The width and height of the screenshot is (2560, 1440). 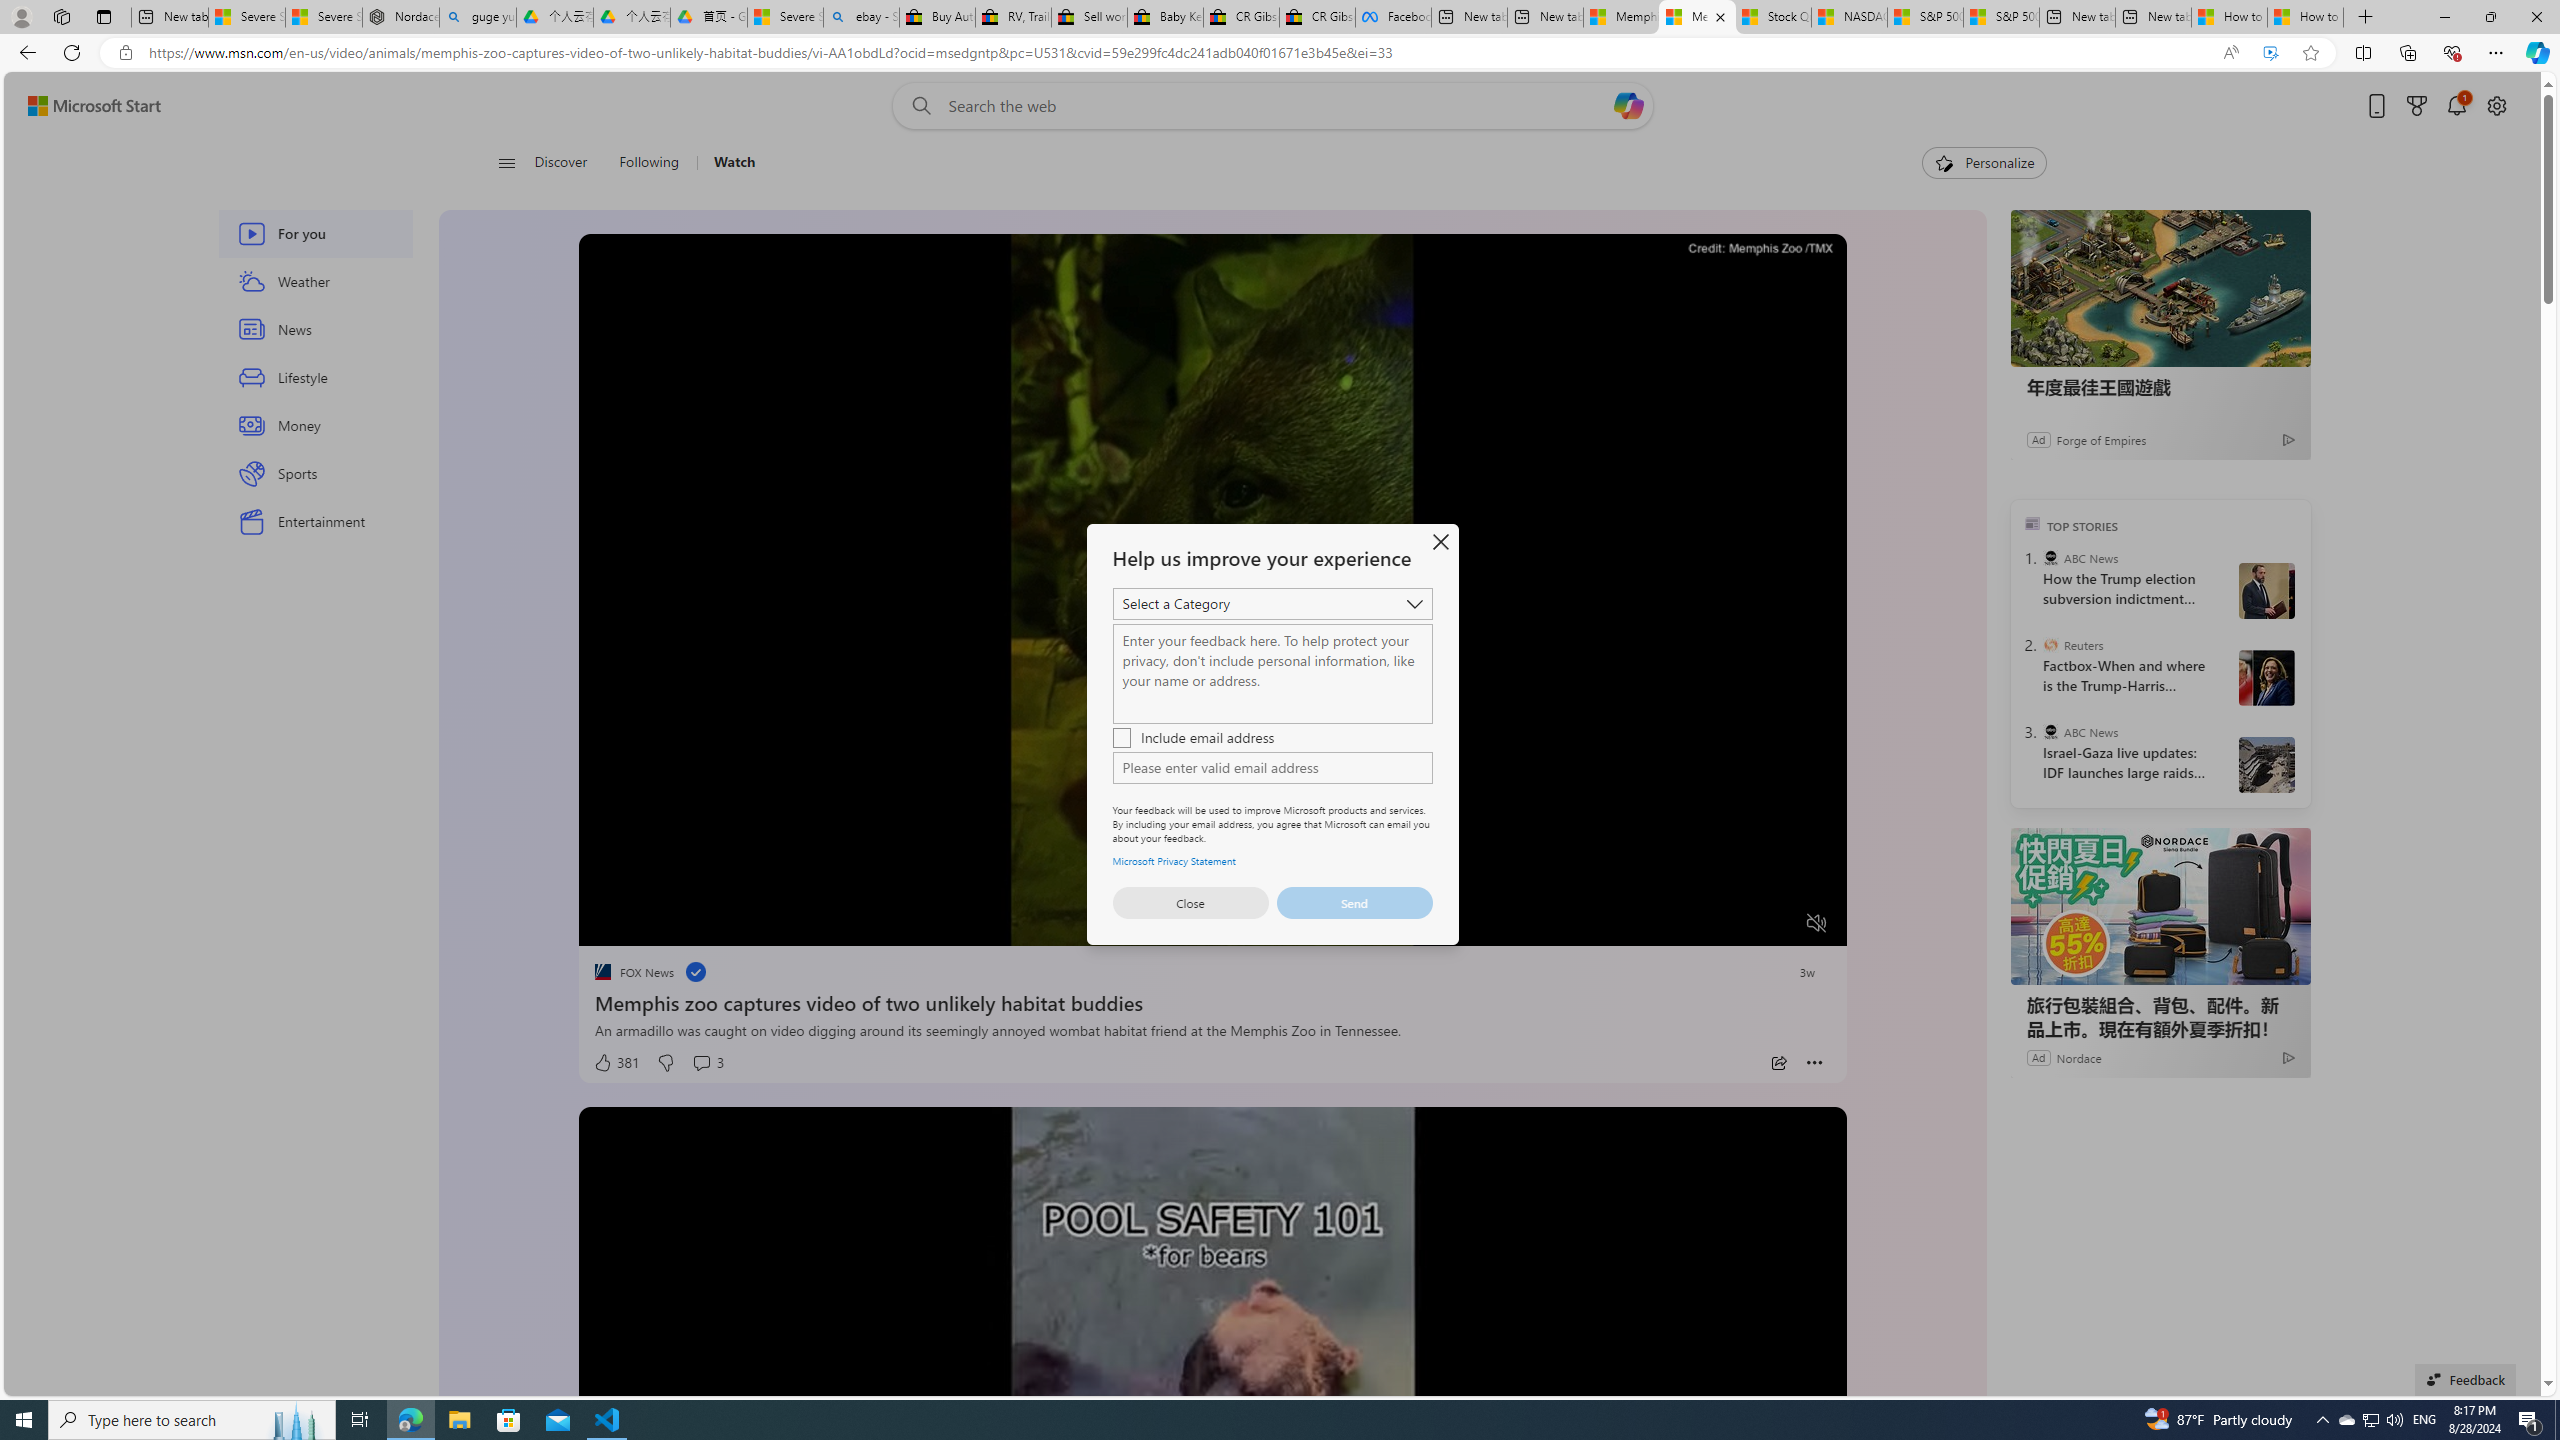 I want to click on 'AutomationID: control', so click(x=1271, y=766).